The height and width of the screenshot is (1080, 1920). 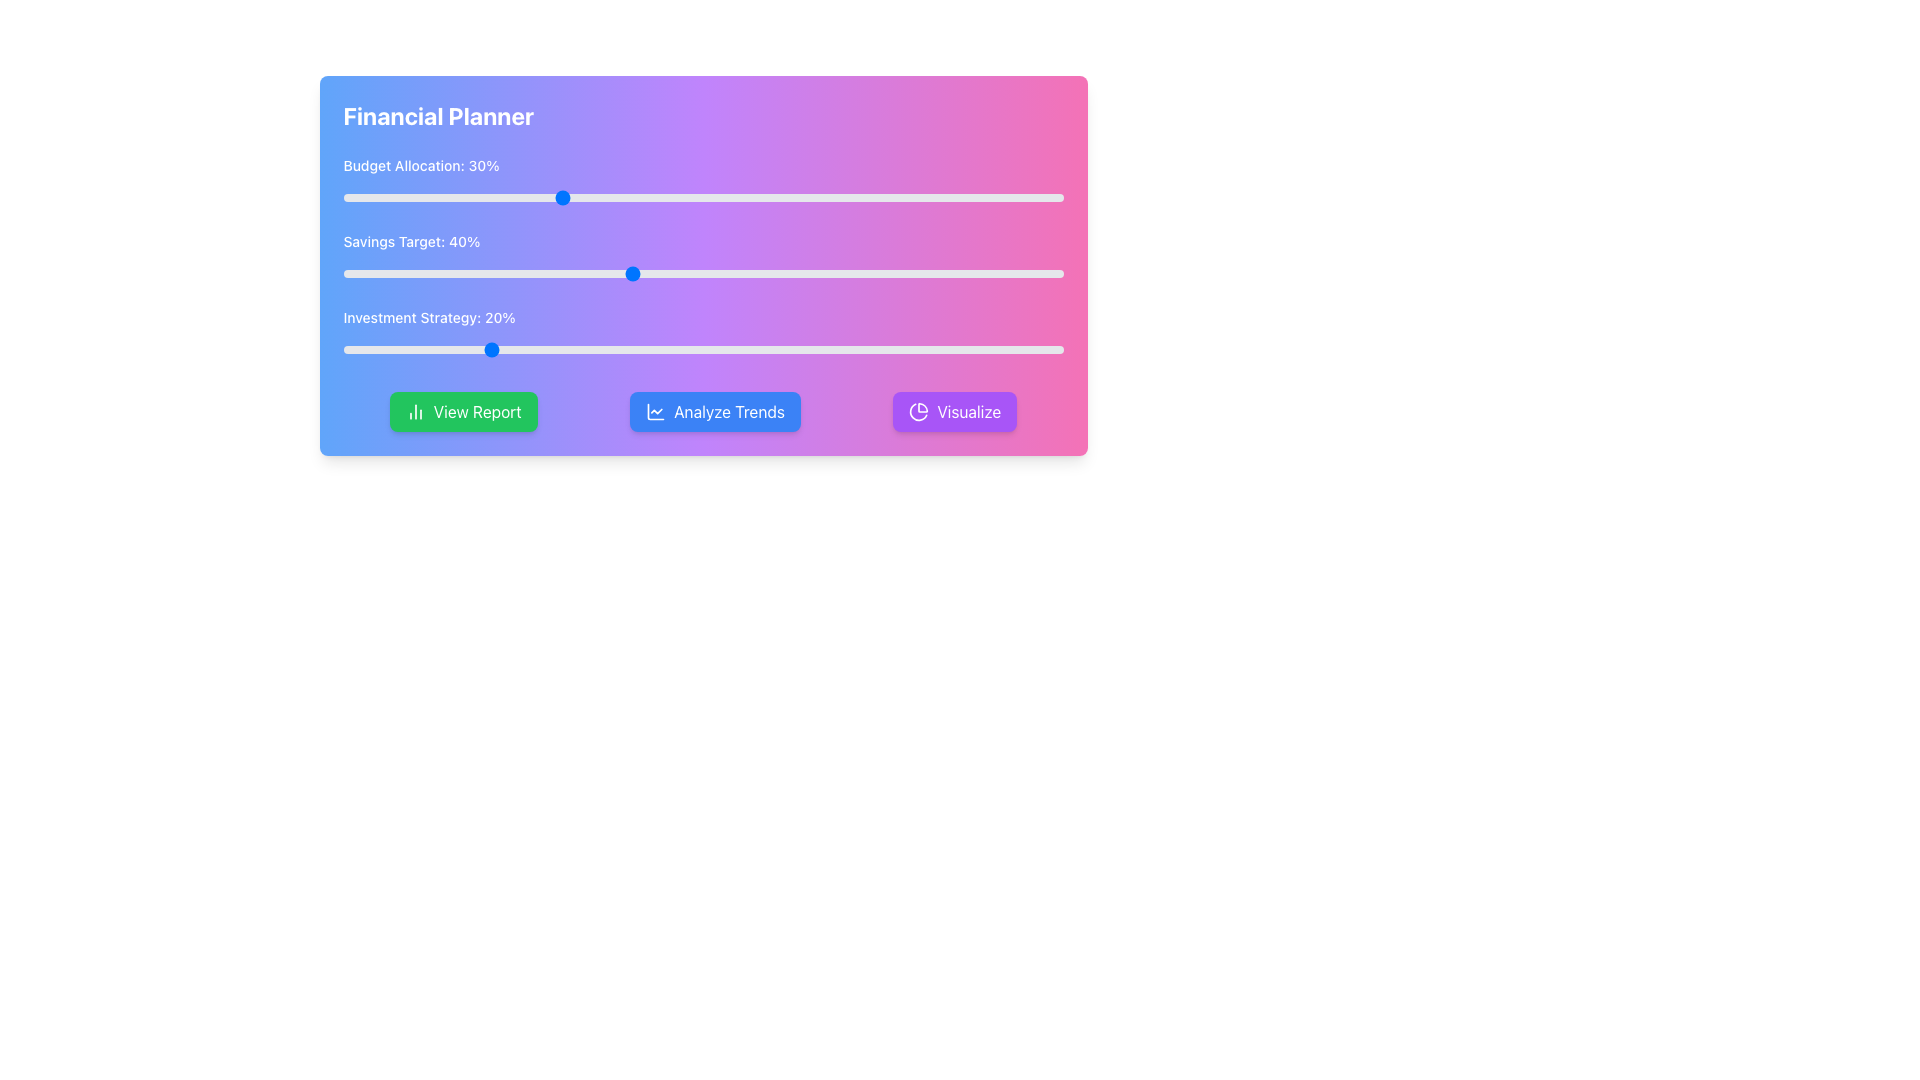 I want to click on the pie chart icon styled with purple hues located inside the 'Visualize' button, which features a purple background and white text, positioned towards the left side adjacent to the text, so click(x=918, y=411).